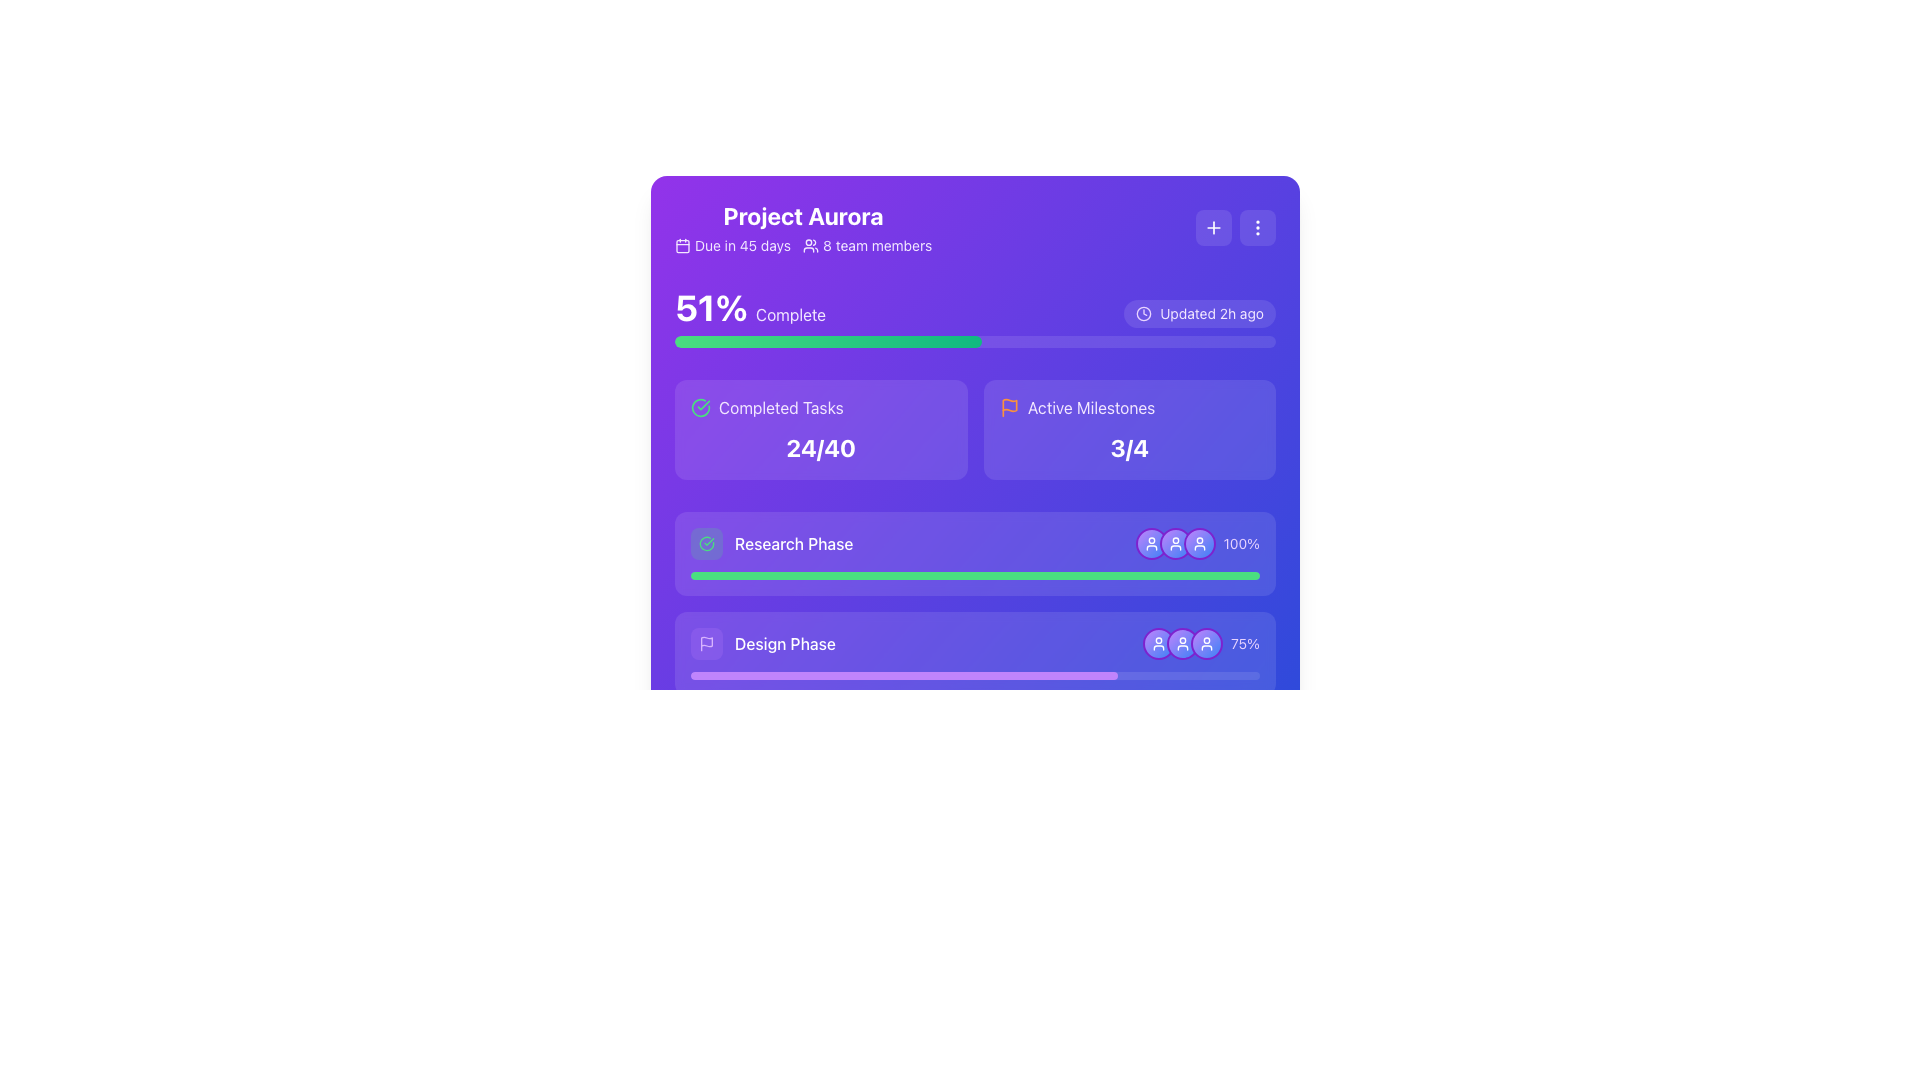  Describe the element at coordinates (828, 341) in the screenshot. I see `the progress bar segment that is visually represented as a rounded full-width bar with a gradient color transitioning from green to emerald, indicating 51% completion, located below the '51% Complete' text` at that location.